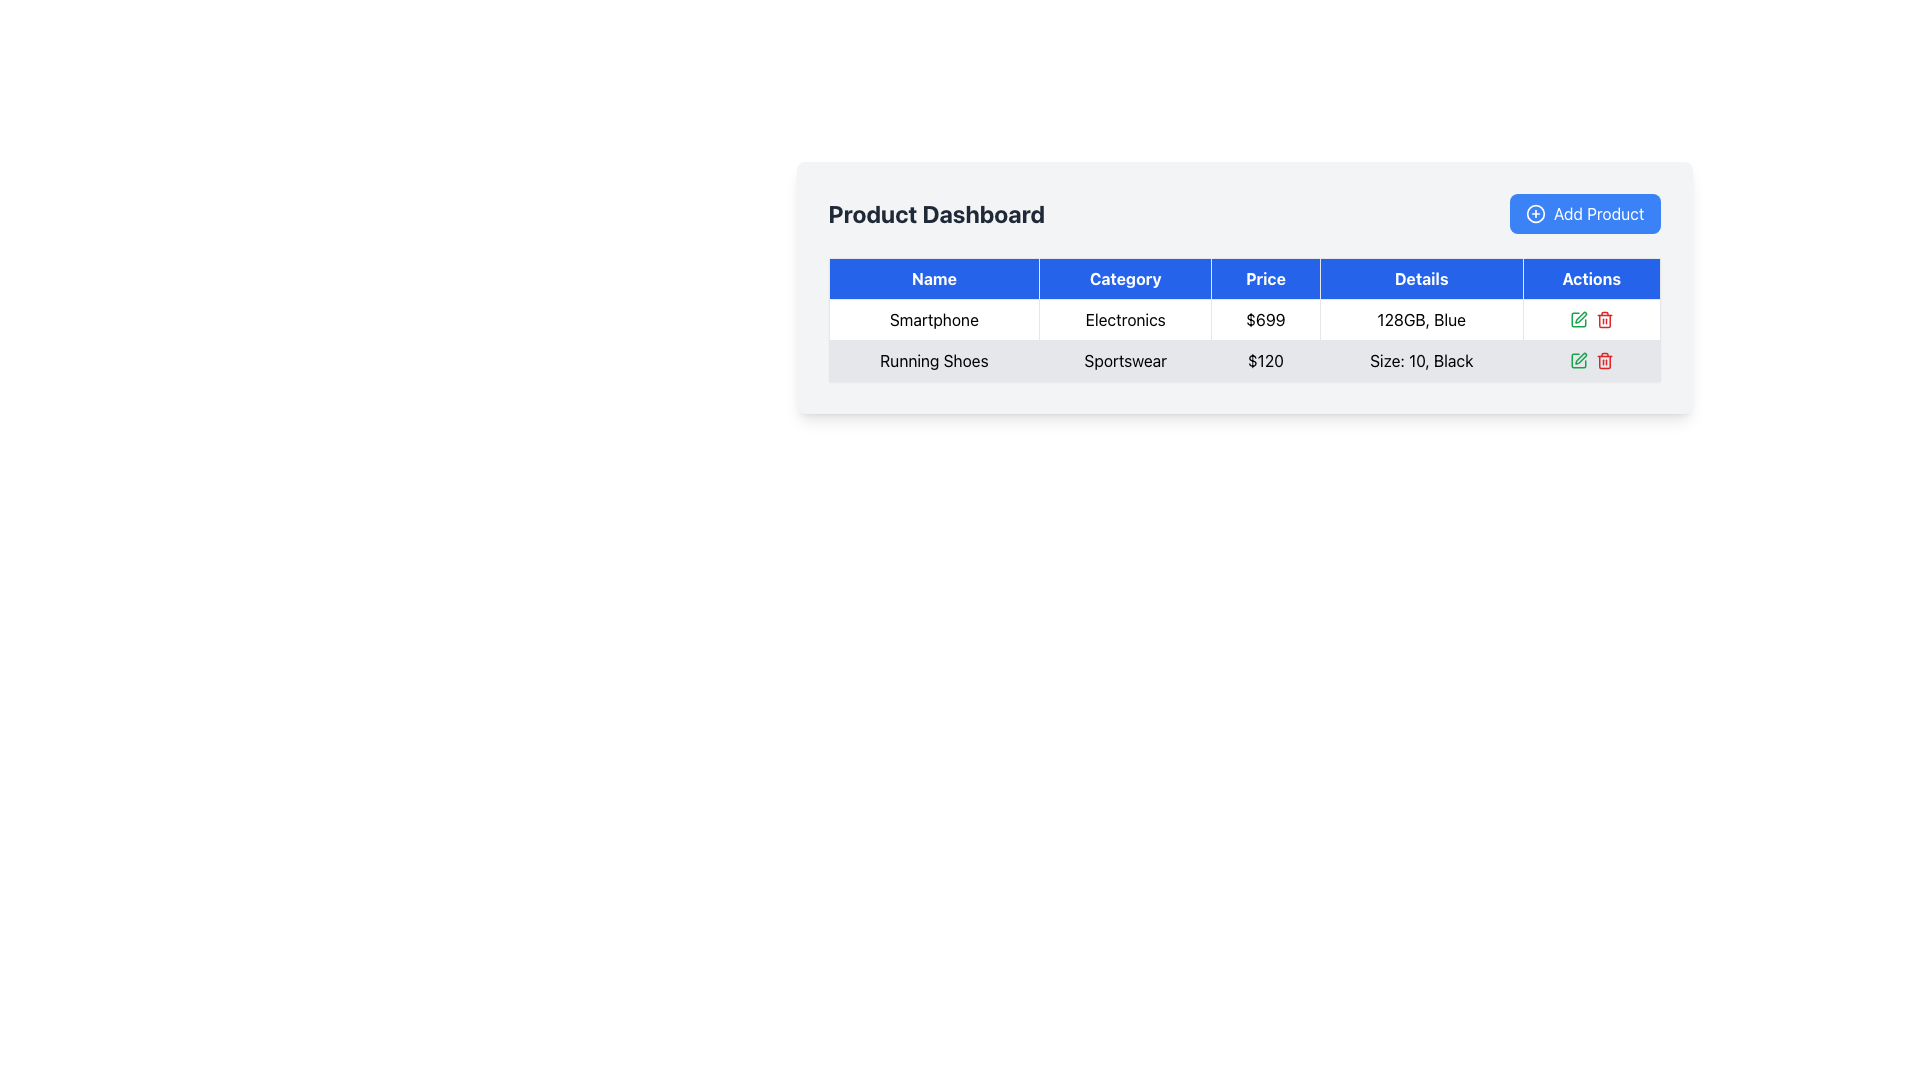 This screenshot has height=1080, width=1920. I want to click on the 'Add Product' button with a blue background and a '+' icon, so click(1584, 213).